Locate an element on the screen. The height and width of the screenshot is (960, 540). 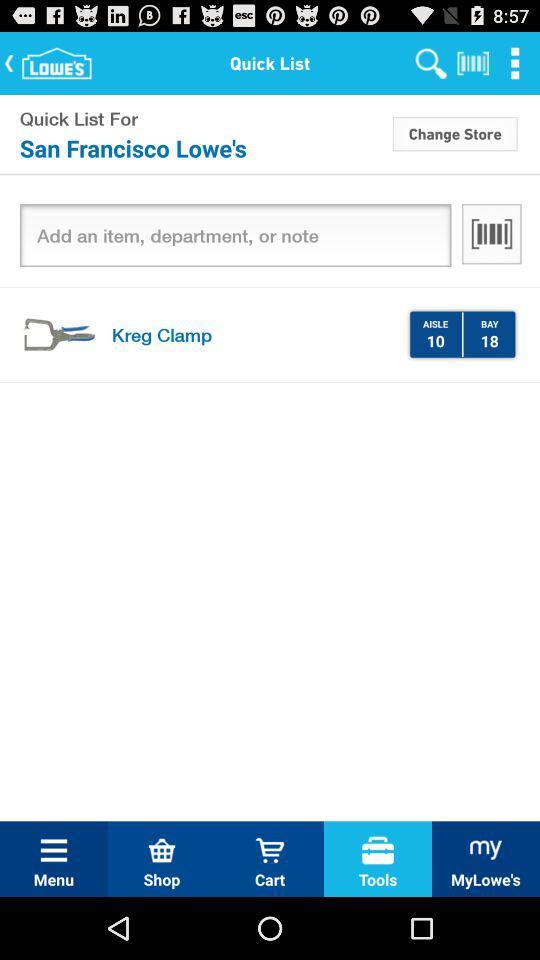
the app to the left of aisle icon is located at coordinates (252, 334).